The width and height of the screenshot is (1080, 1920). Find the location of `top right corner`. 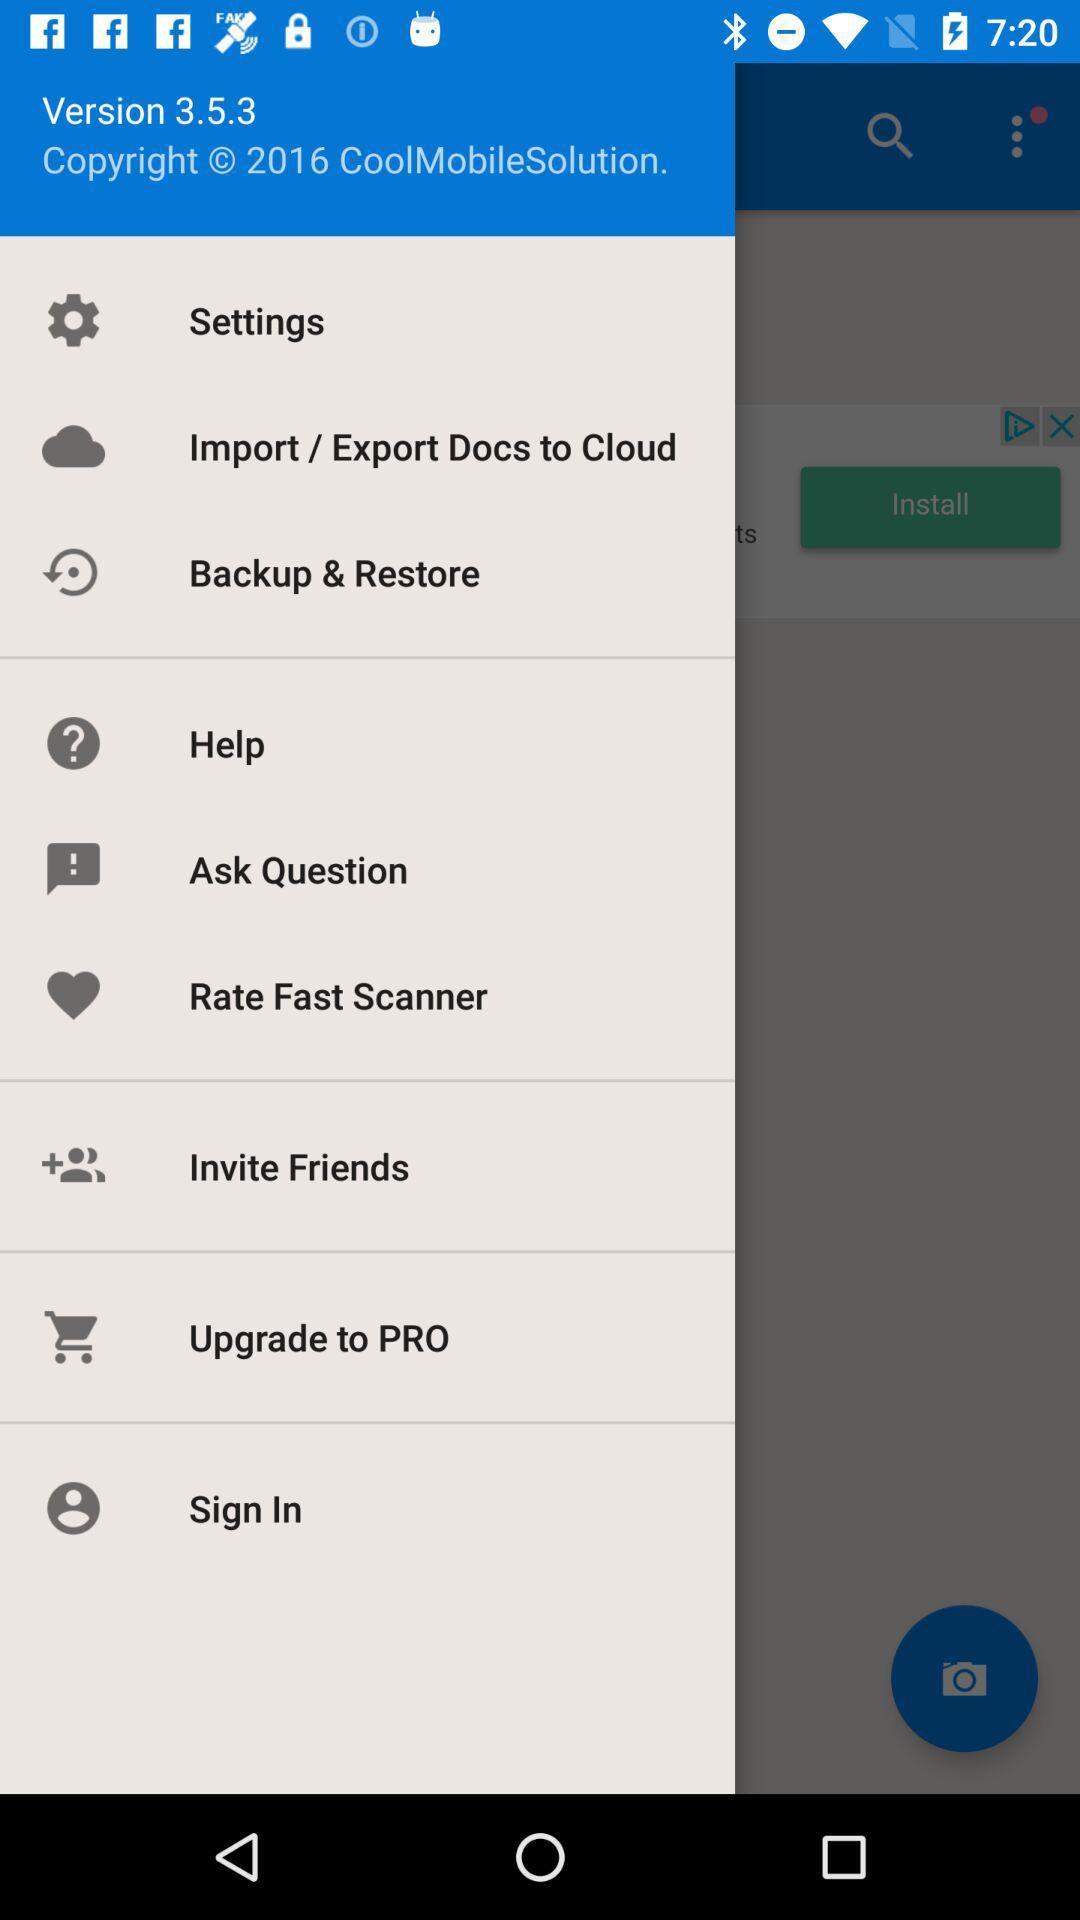

top right corner is located at coordinates (1017, 136).